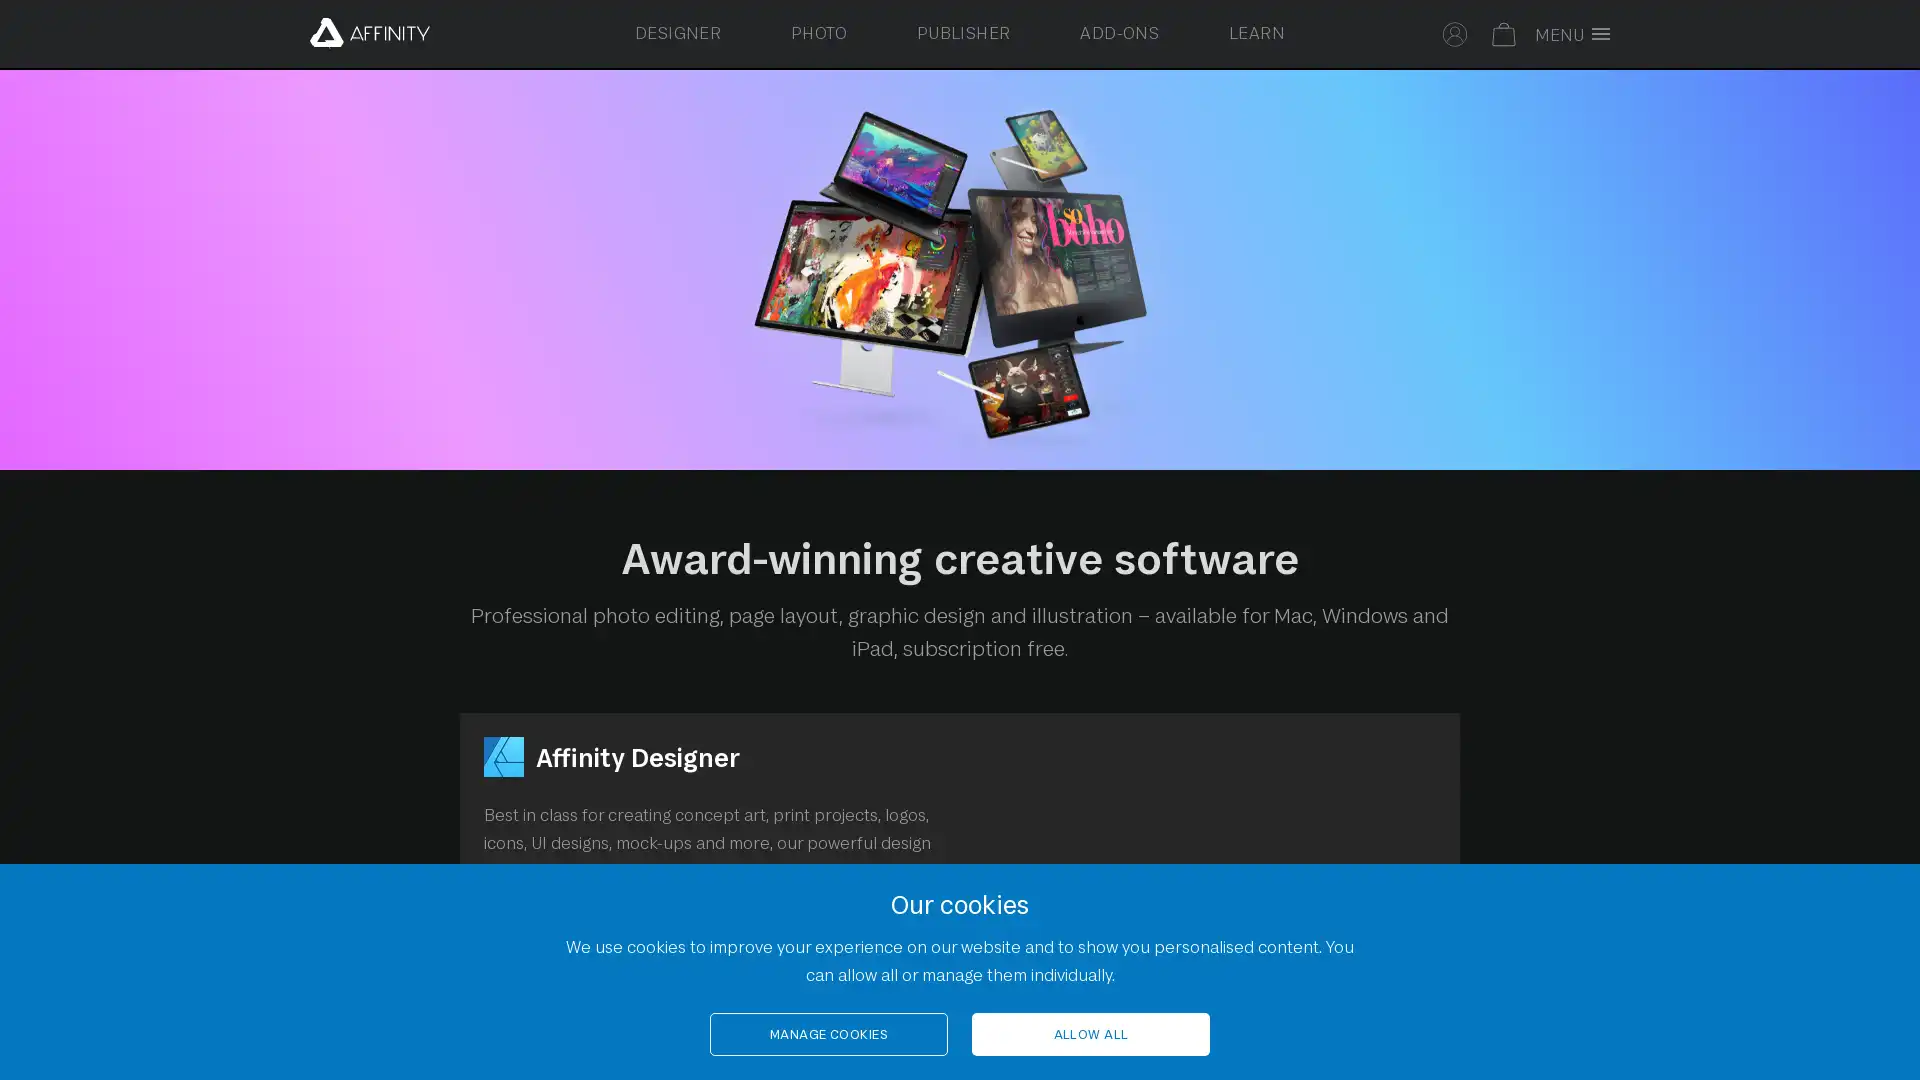  What do you see at coordinates (1577, 34) in the screenshot?
I see `Toggle full screen menu` at bounding box center [1577, 34].